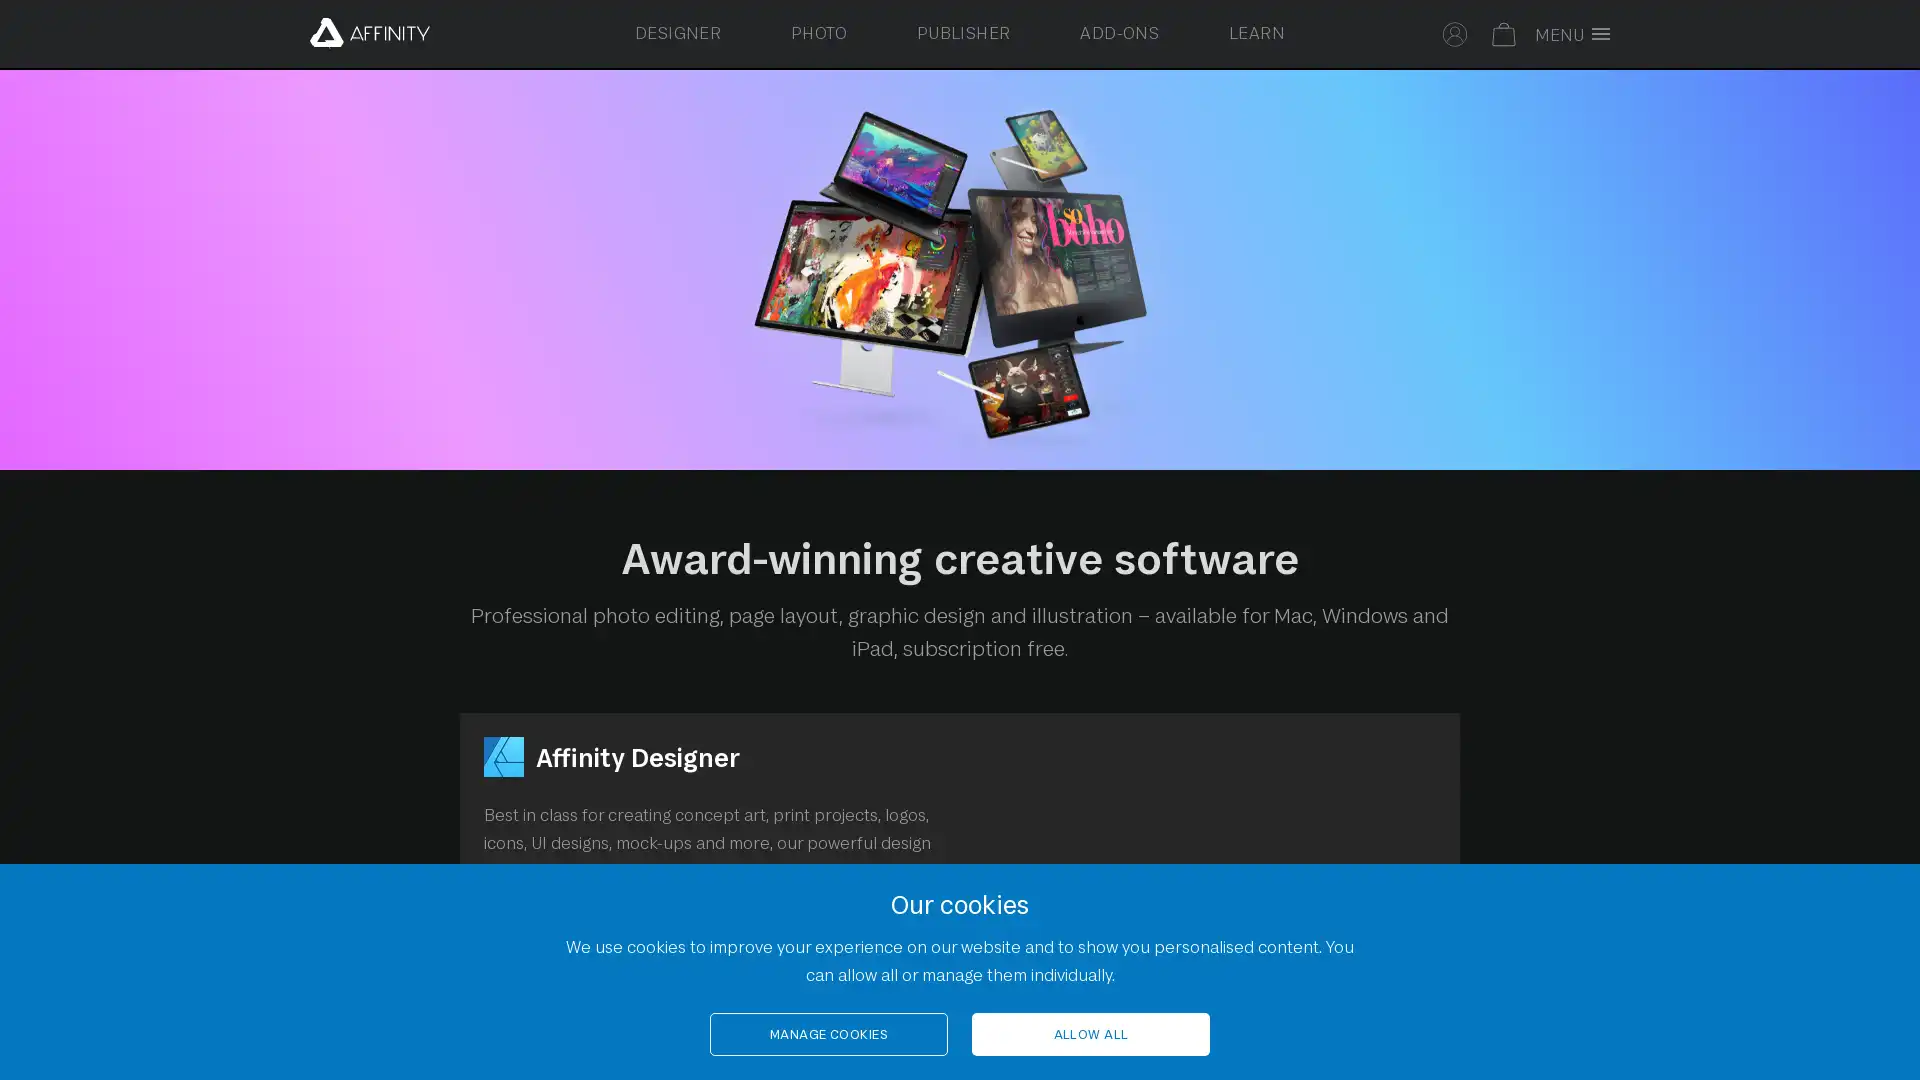  What do you see at coordinates (1577, 34) in the screenshot?
I see `Toggle full screen menu` at bounding box center [1577, 34].